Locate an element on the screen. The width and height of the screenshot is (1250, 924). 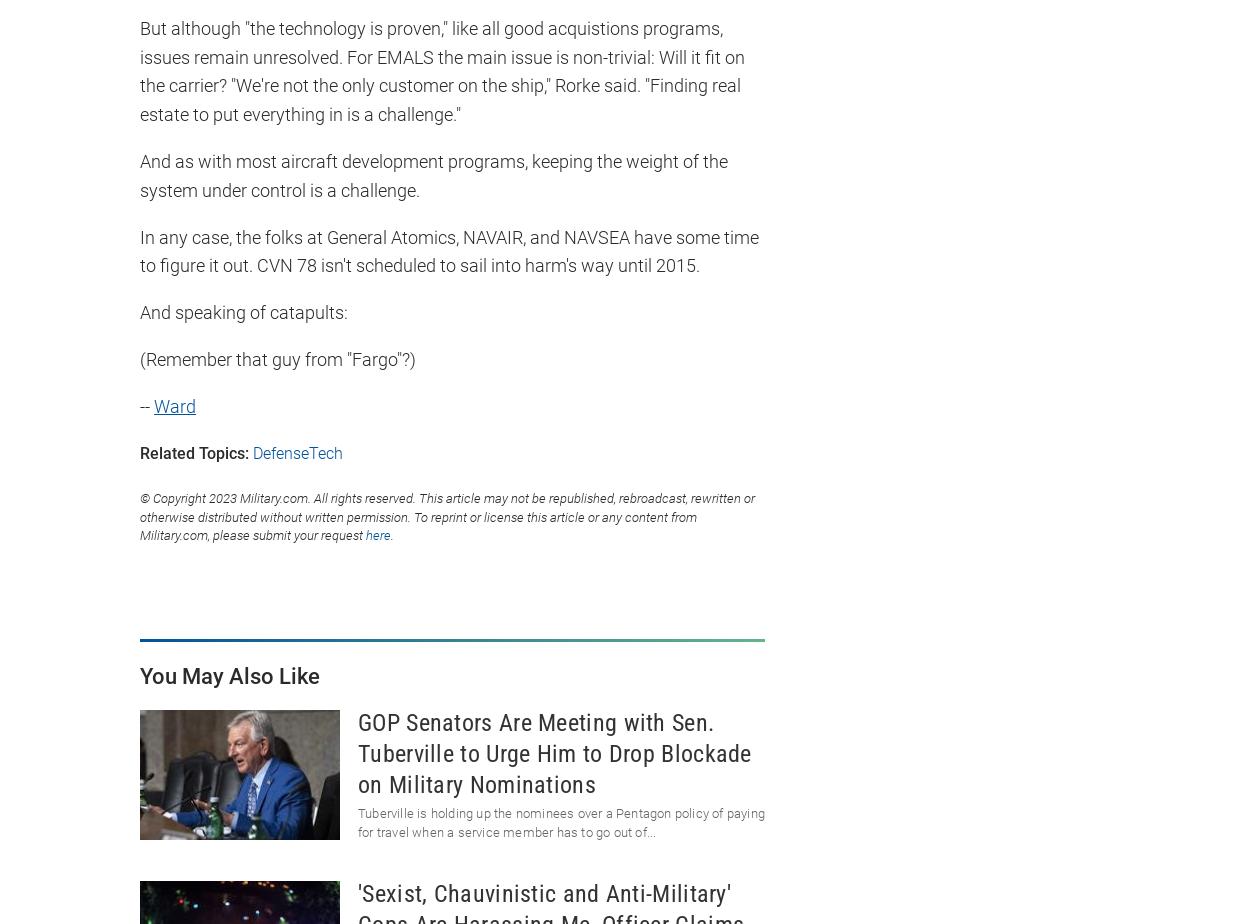
'--' is located at coordinates (140, 405).